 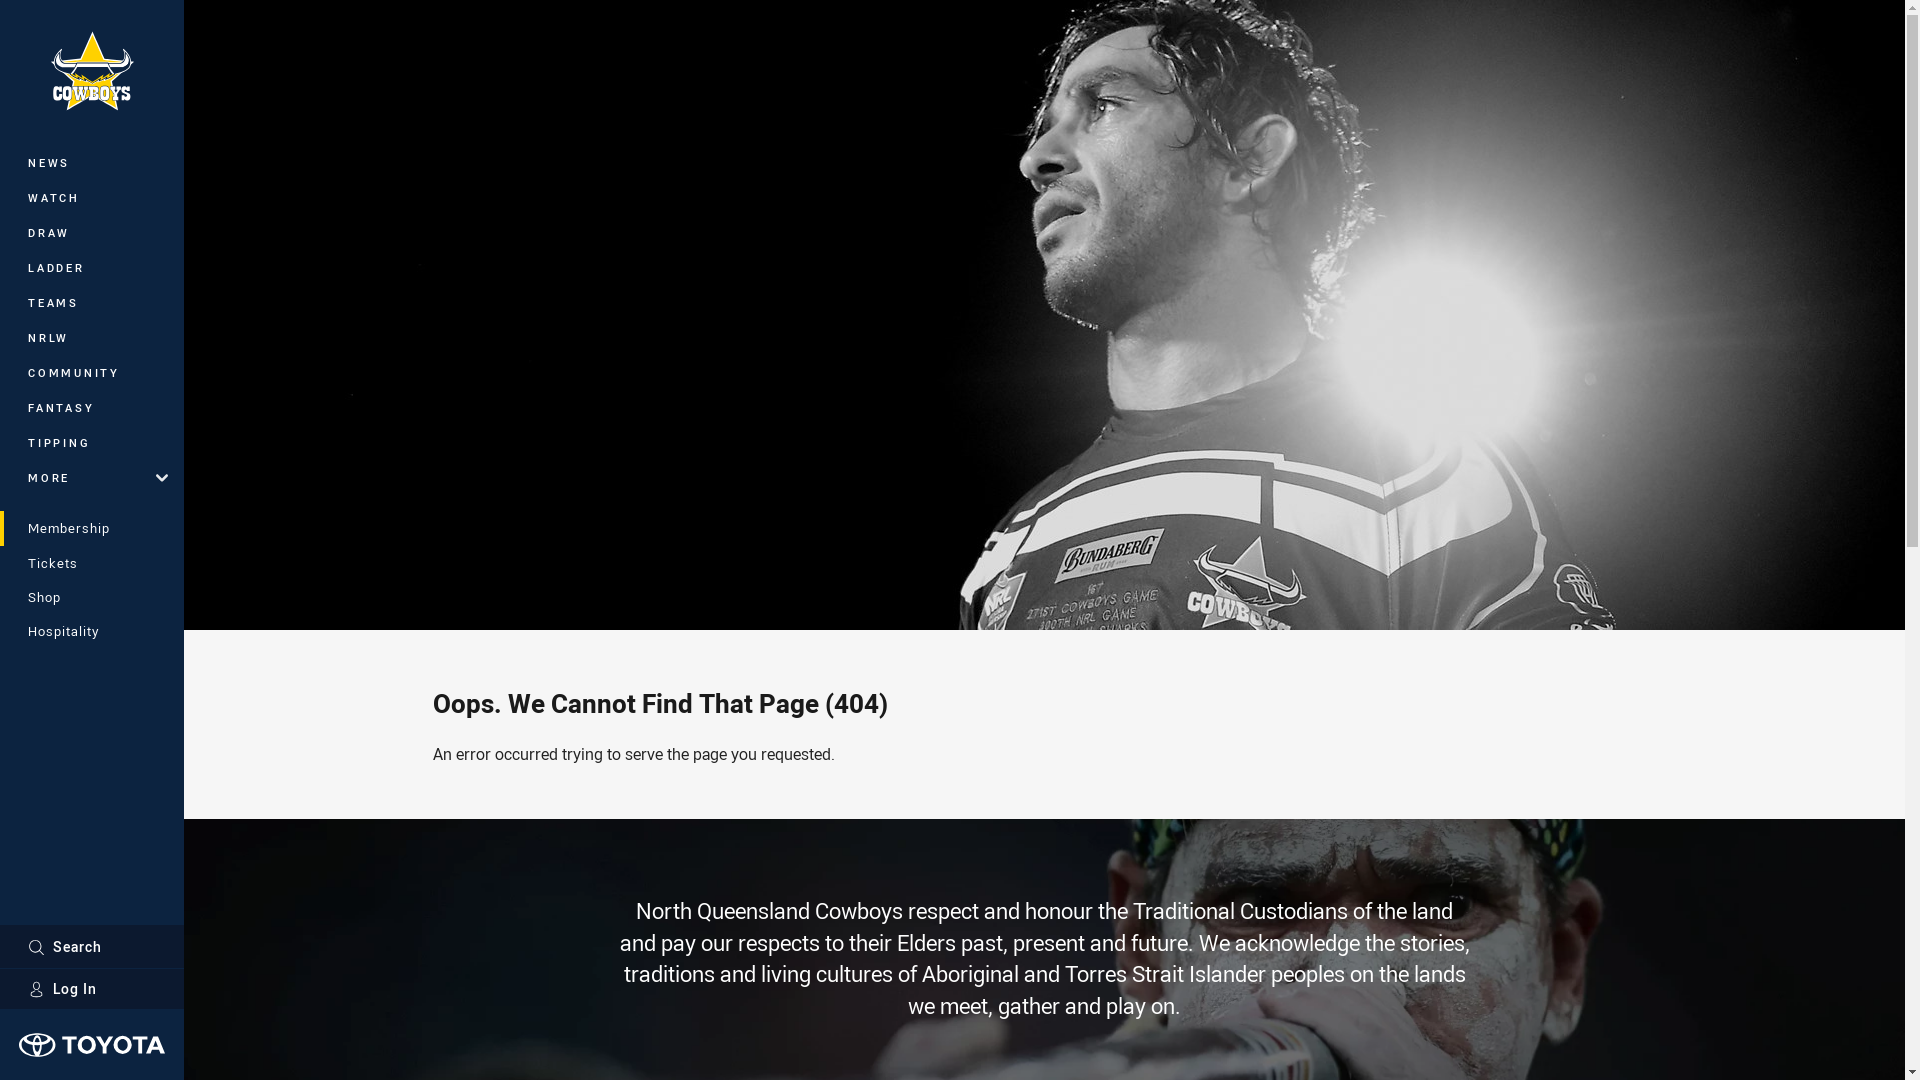 What do you see at coordinates (90, 477) in the screenshot?
I see `'MORE'` at bounding box center [90, 477].